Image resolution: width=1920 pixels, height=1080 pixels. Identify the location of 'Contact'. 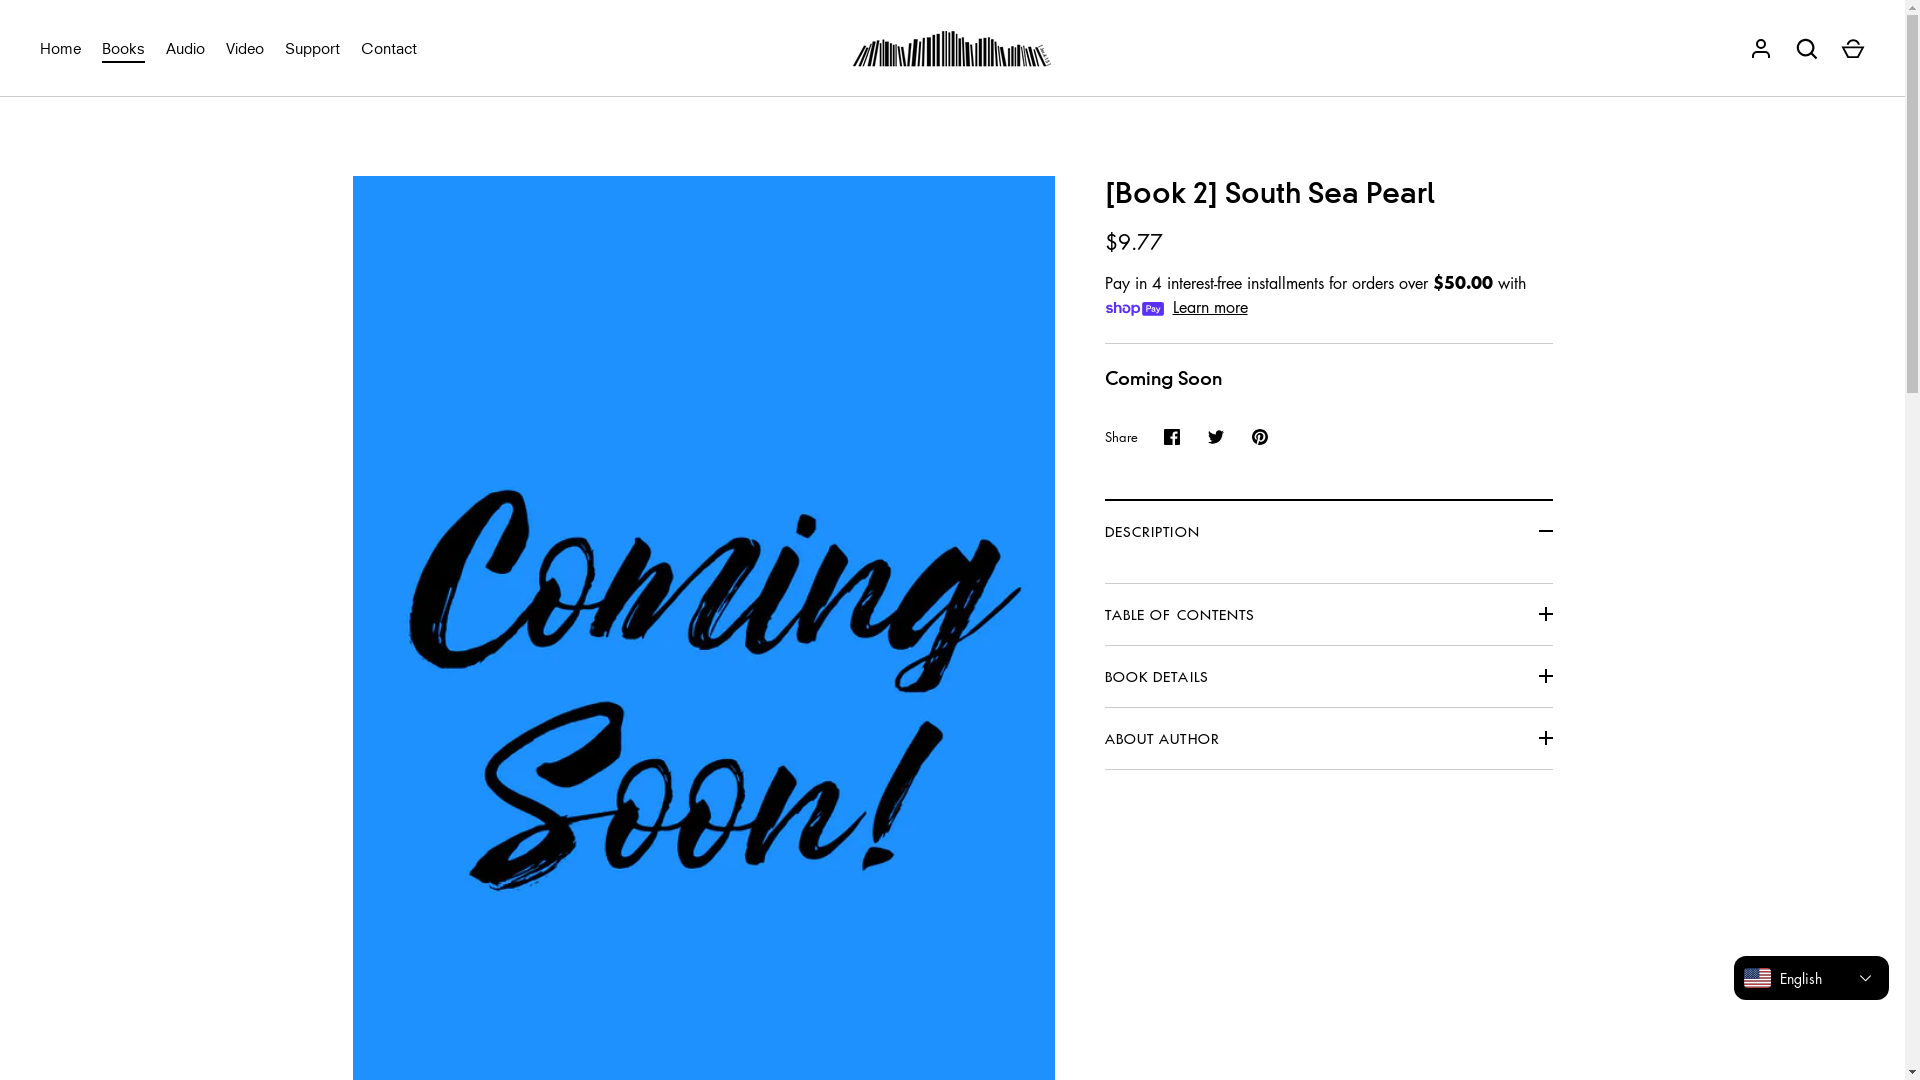
(388, 47).